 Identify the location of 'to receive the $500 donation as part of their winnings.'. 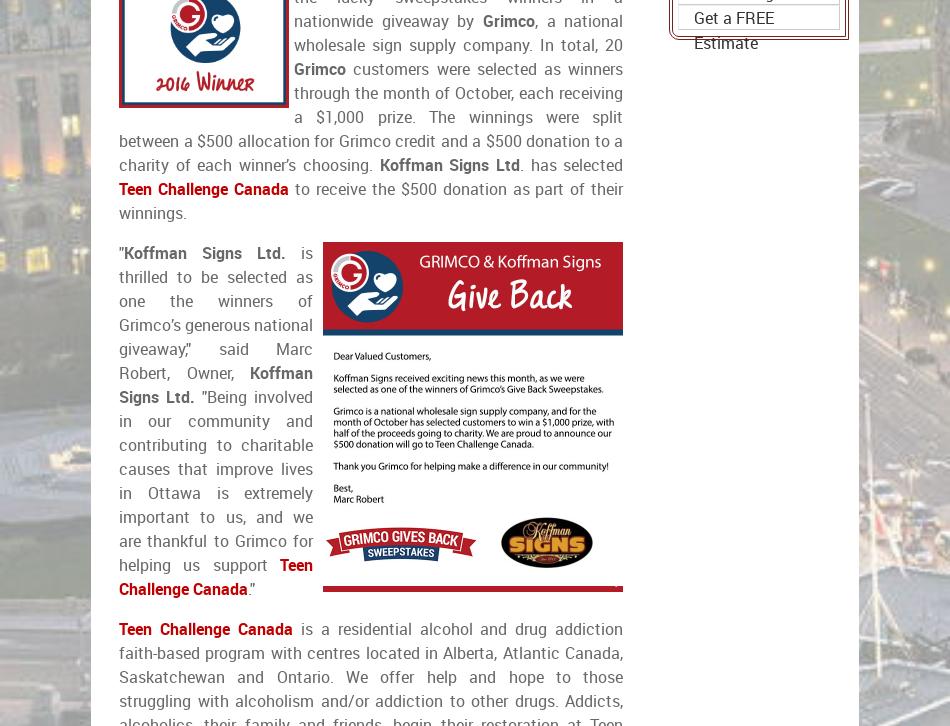
(369, 200).